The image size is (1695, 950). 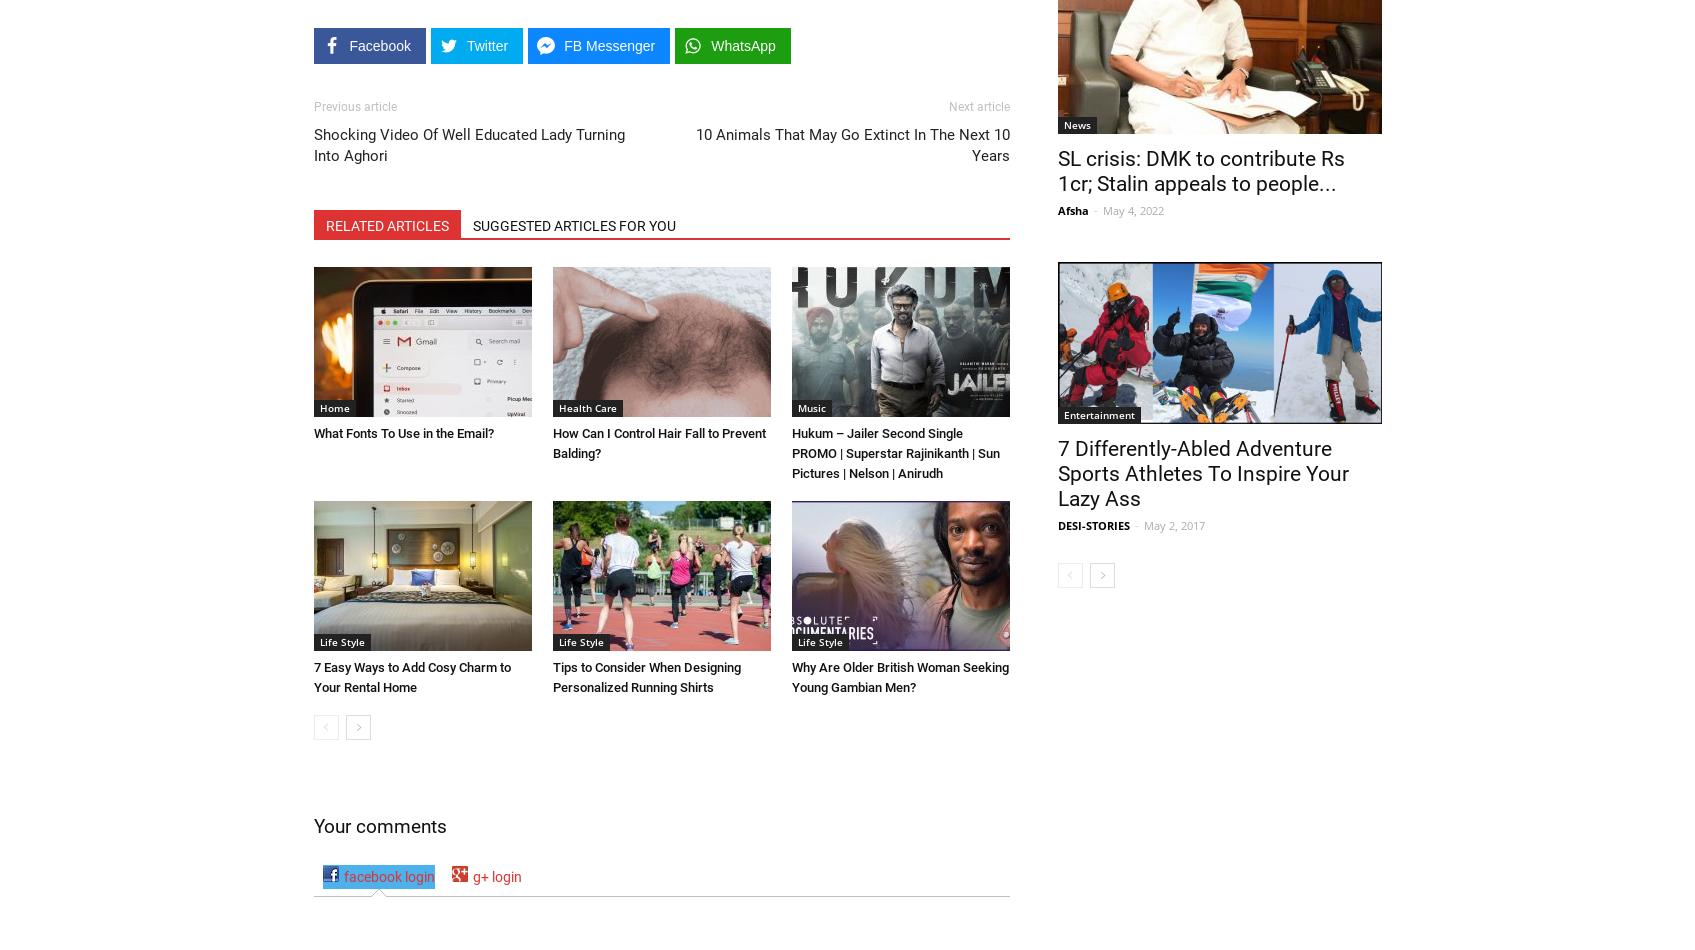 What do you see at coordinates (403, 431) in the screenshot?
I see `'What Fonts To Use in the Email?'` at bounding box center [403, 431].